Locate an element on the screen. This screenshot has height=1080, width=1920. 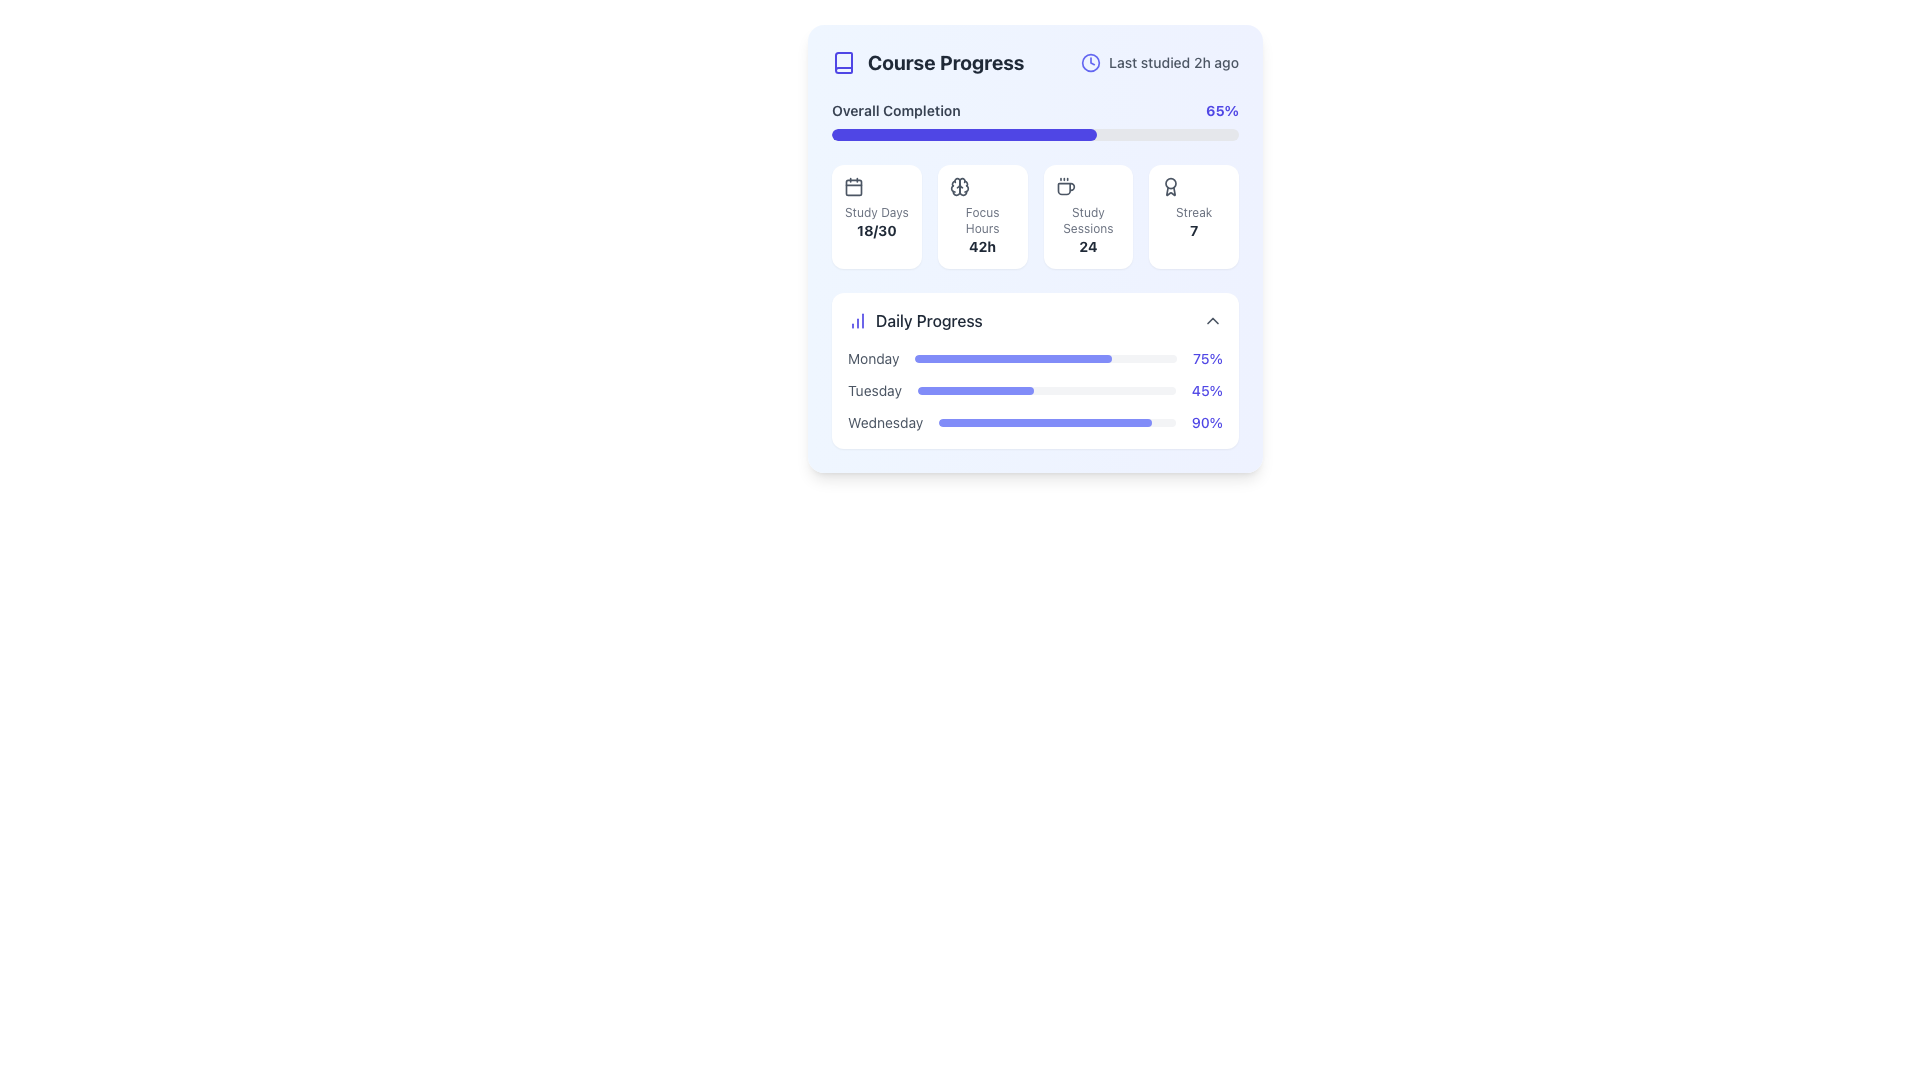
numerical value displayed in the text label representing the daily progress for 'Tuesday', which is located at the top-right of the progress bar is located at coordinates (1206, 390).